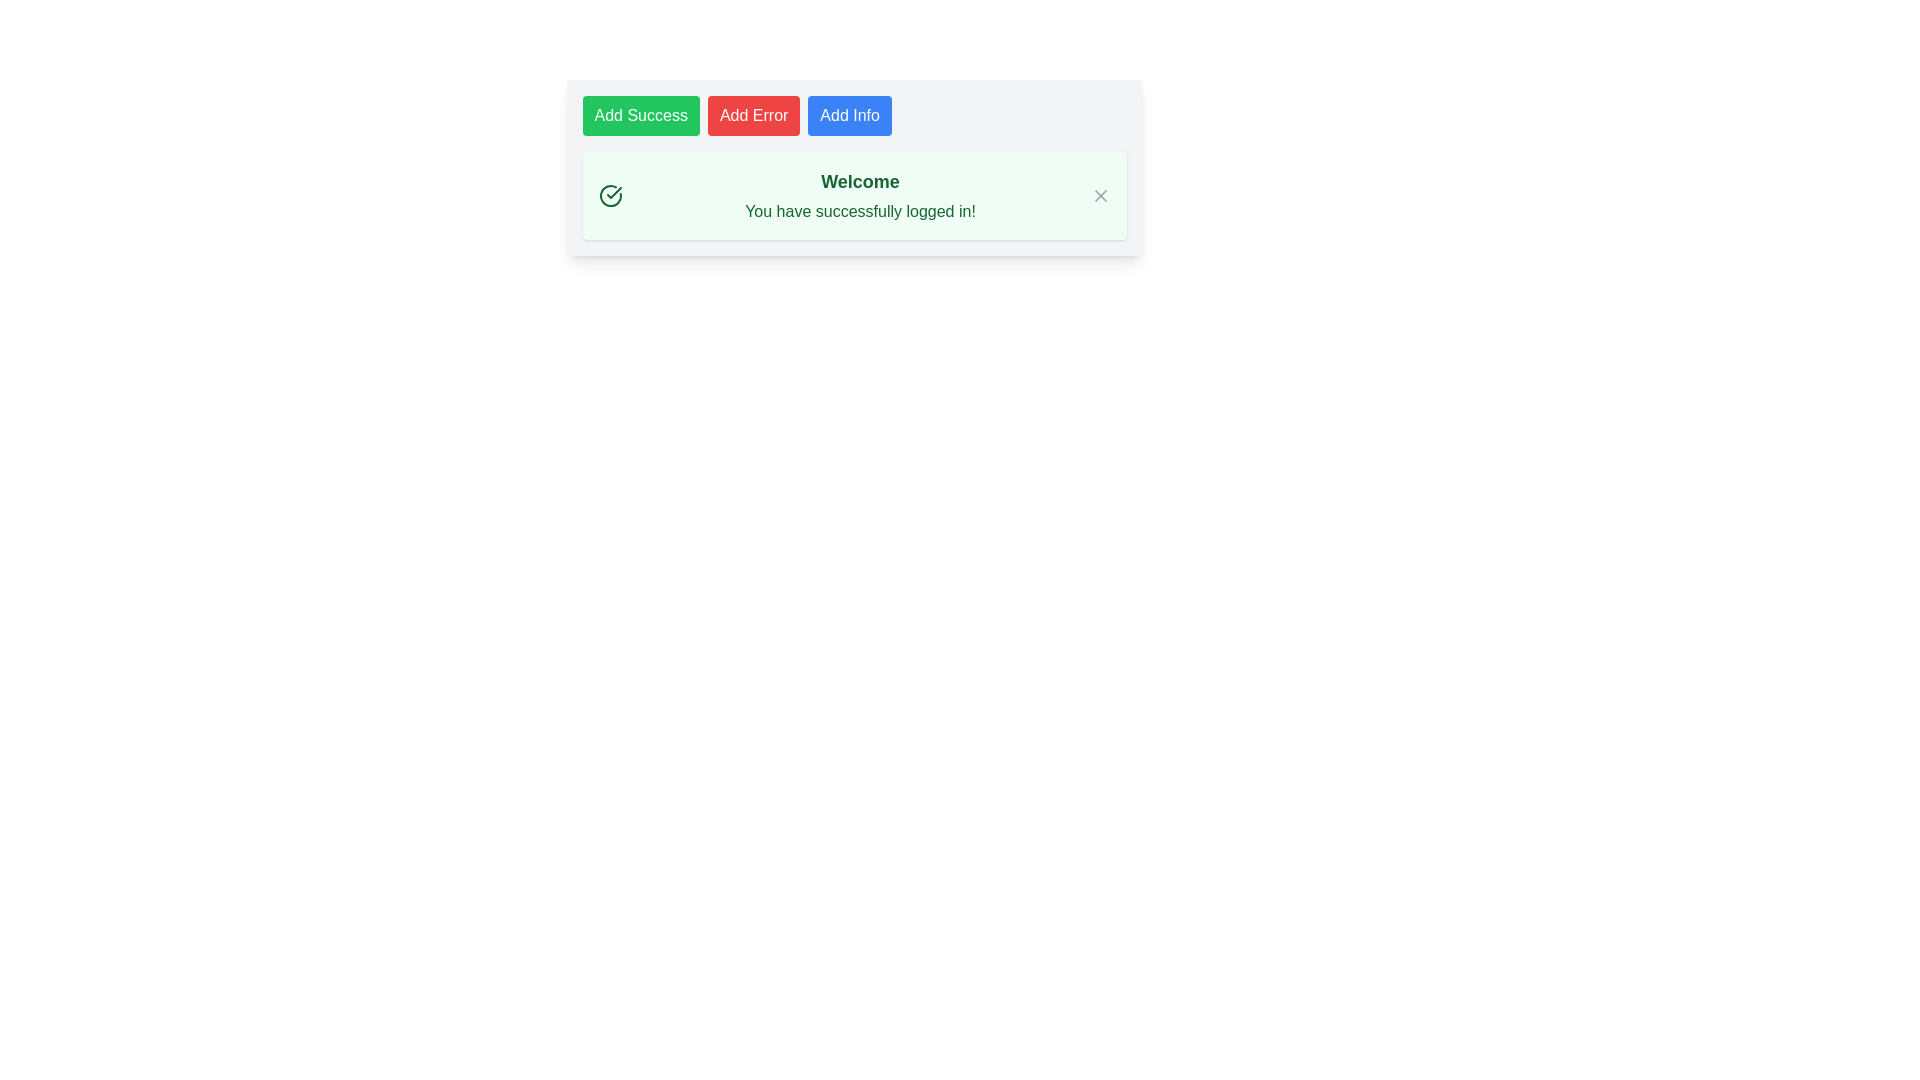  What do you see at coordinates (641, 115) in the screenshot?
I see `the button that triggers a successful operation message, located in the top-left of a group of three buttons above a notification box displaying a 'Welcome' message` at bounding box center [641, 115].